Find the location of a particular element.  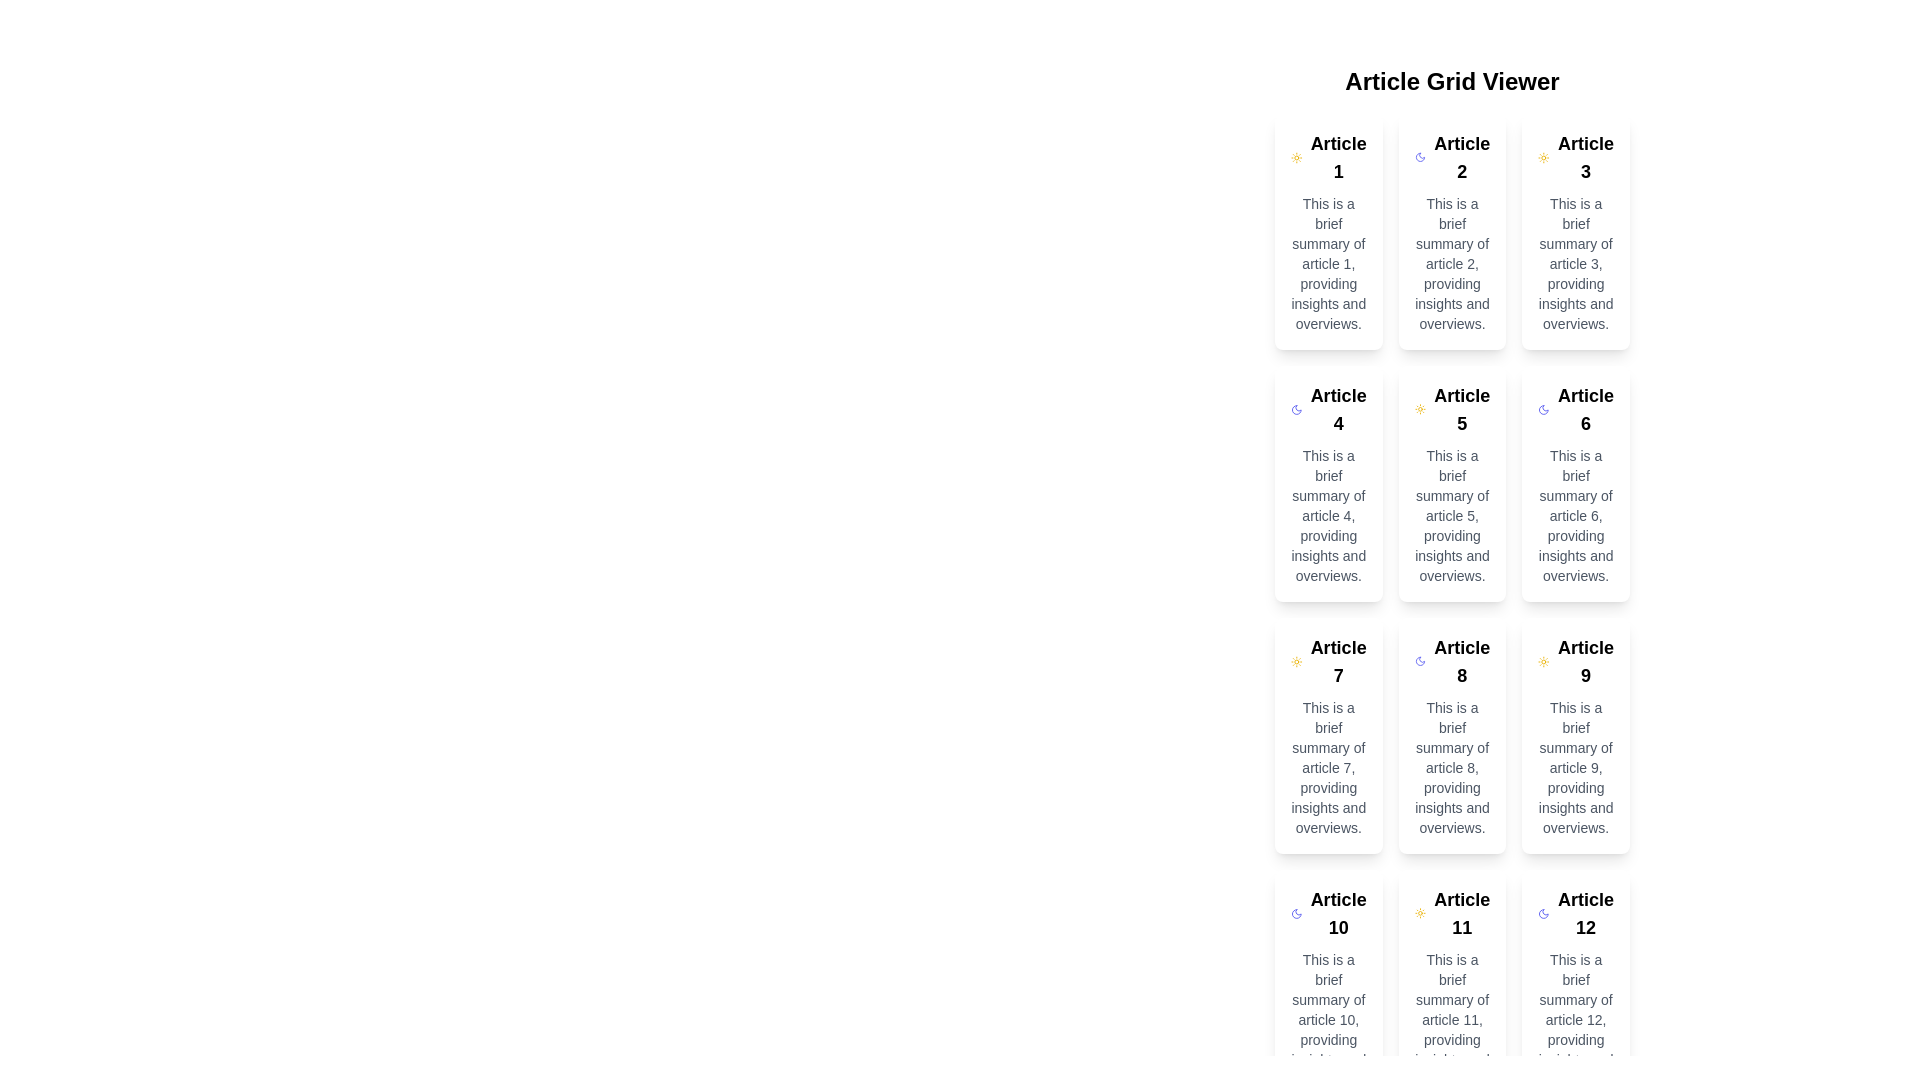

the Text label that serves as a title for the card describing 'Article 12', located at the bottommost right card in a 3x4 grid layout is located at coordinates (1584, 914).